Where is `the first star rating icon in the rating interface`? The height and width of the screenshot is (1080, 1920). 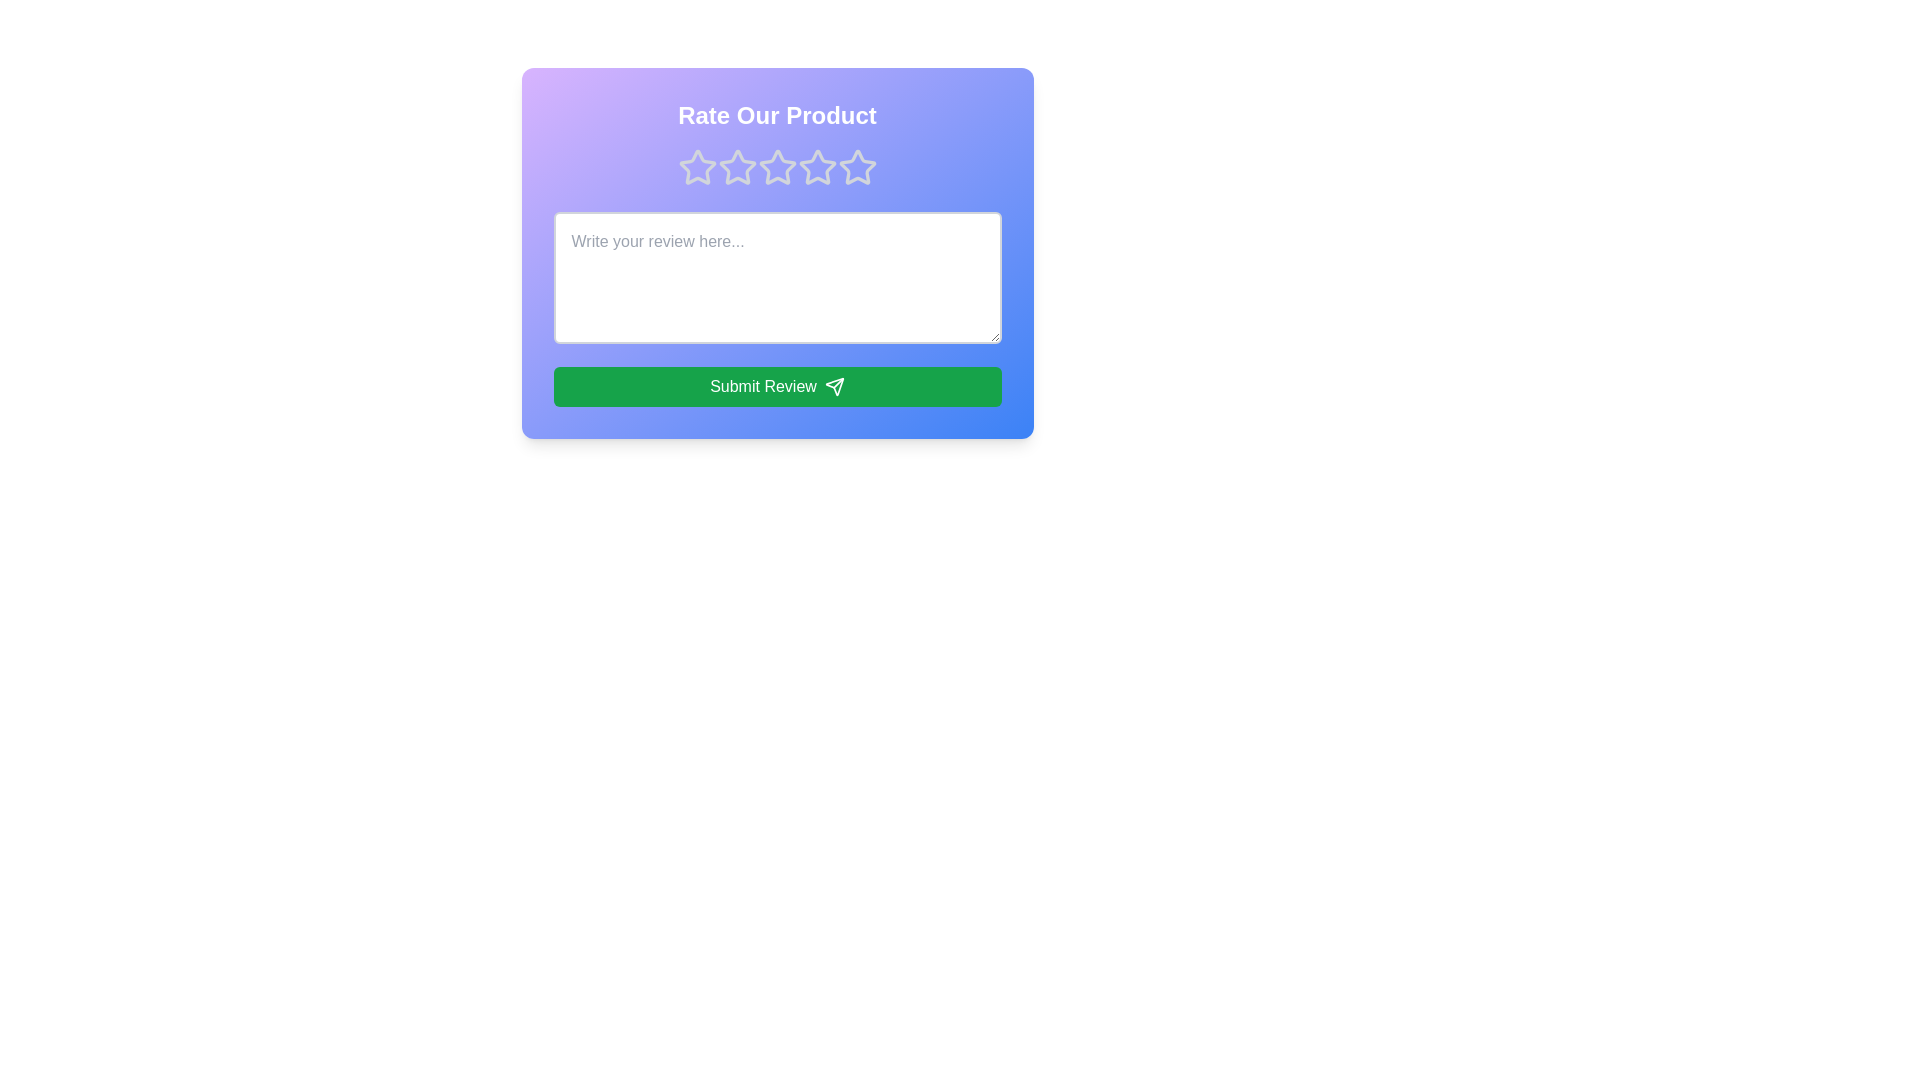
the first star rating icon in the rating interface is located at coordinates (697, 166).